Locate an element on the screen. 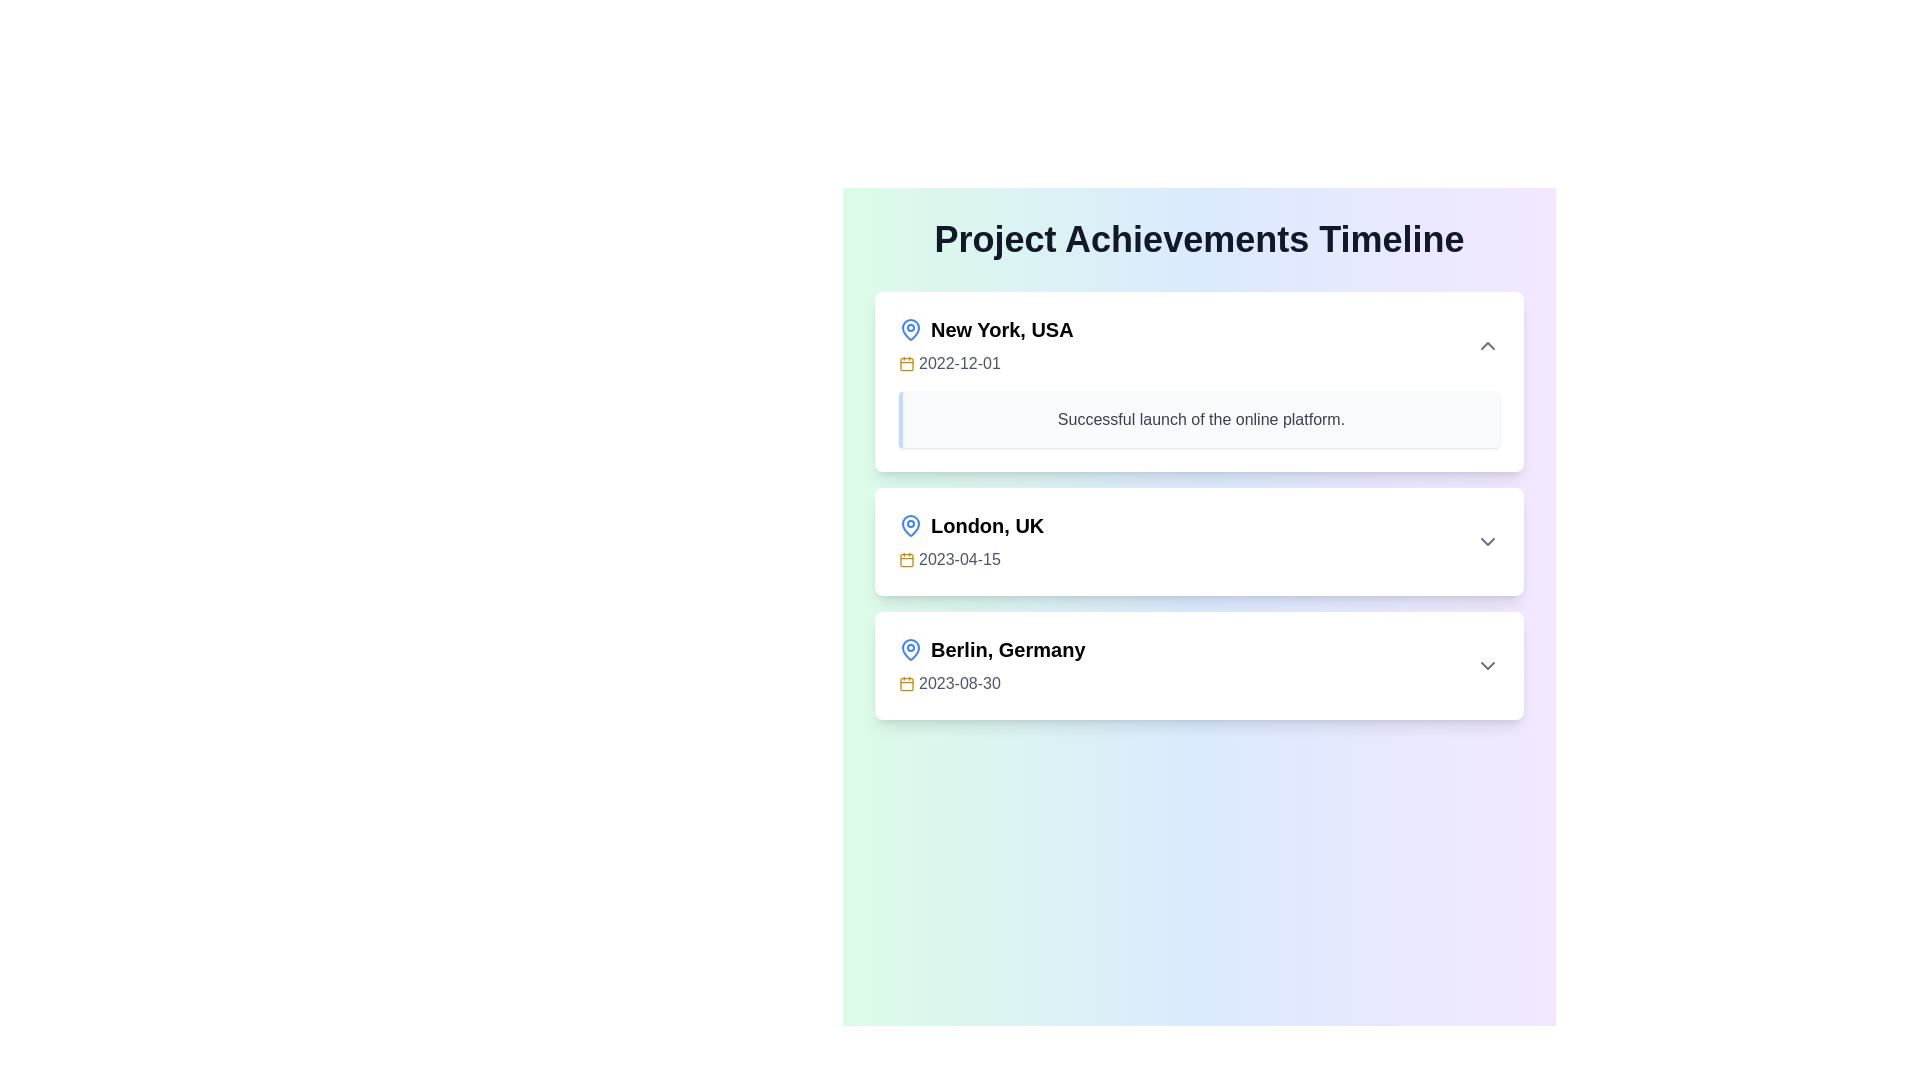 The image size is (1920, 1080). the downward-pointing chevron icon button located on the right-hand side of the section under 'London, UK 2023-04-15' is located at coordinates (1488, 542).